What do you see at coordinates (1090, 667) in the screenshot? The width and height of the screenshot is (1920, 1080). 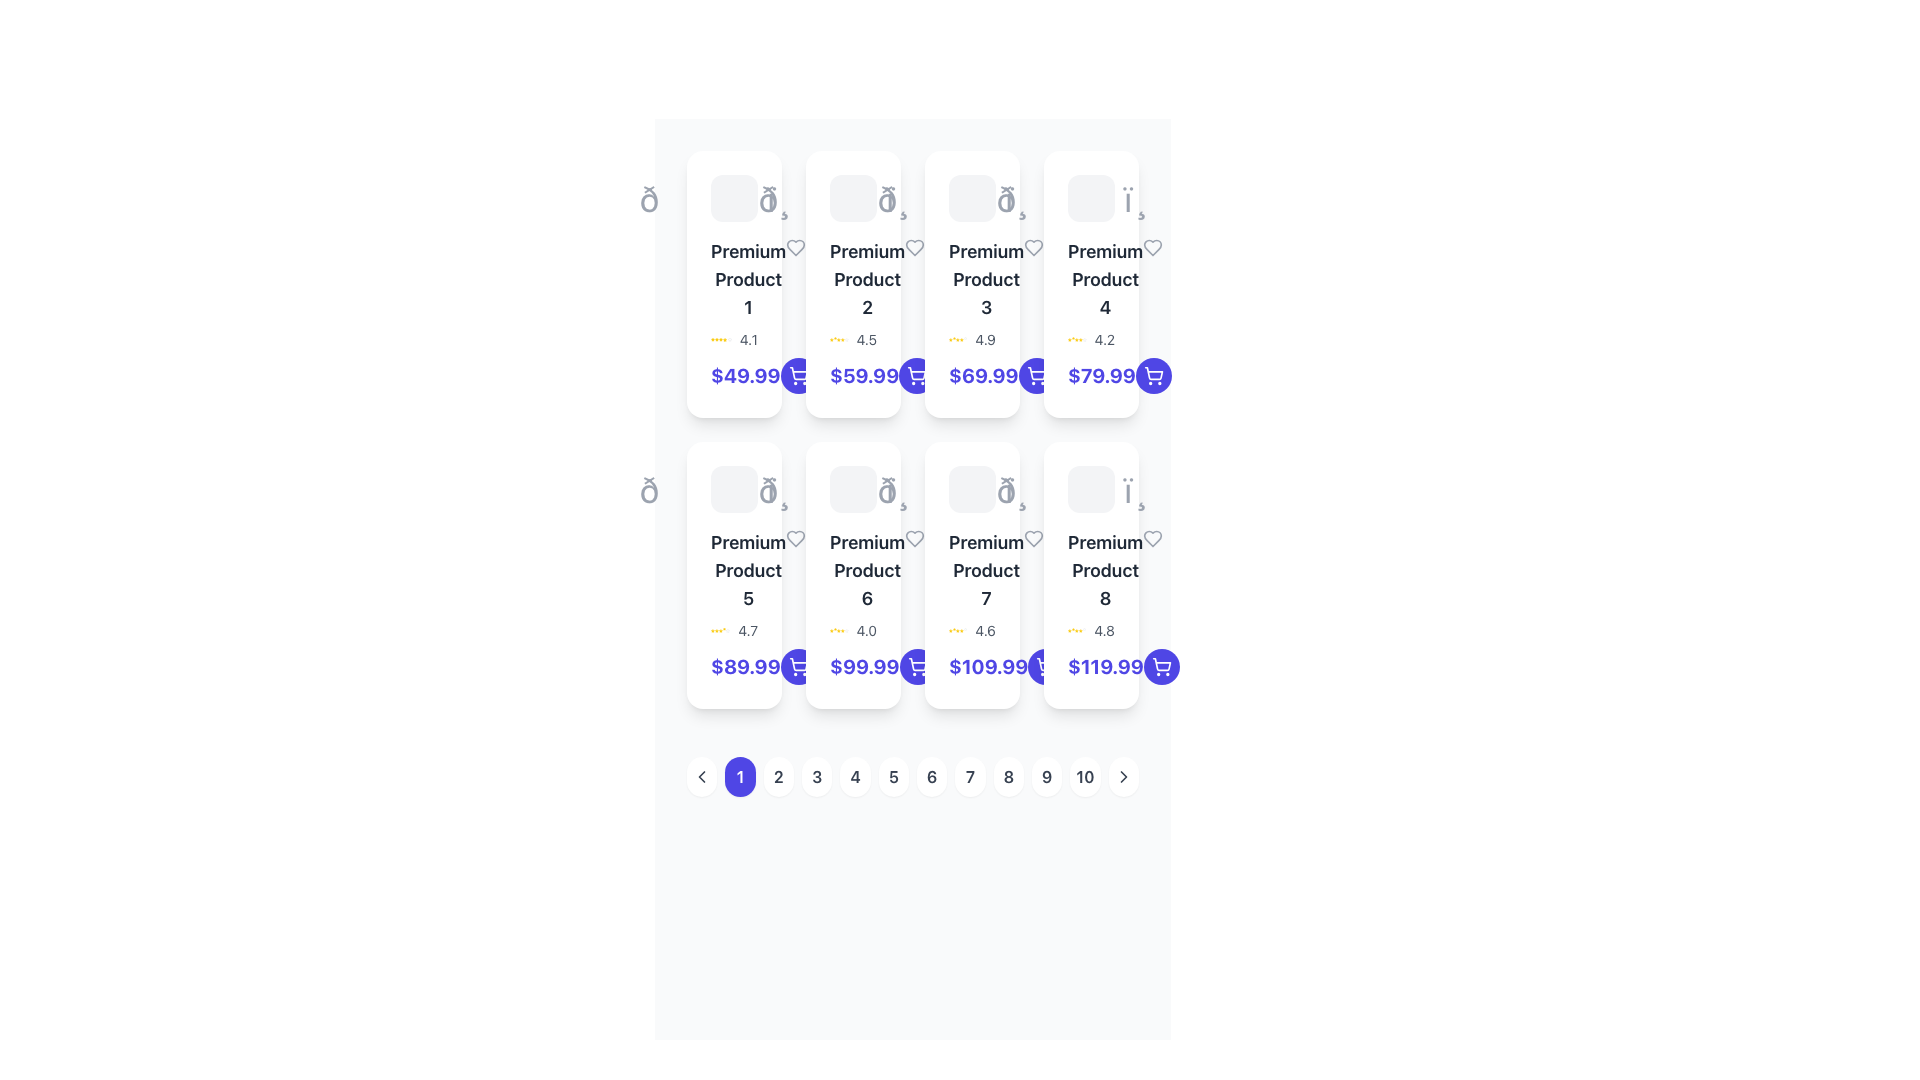 I see `the price text displayed at the bottom-right corner of the 'Premium Product 8' card` at bounding box center [1090, 667].